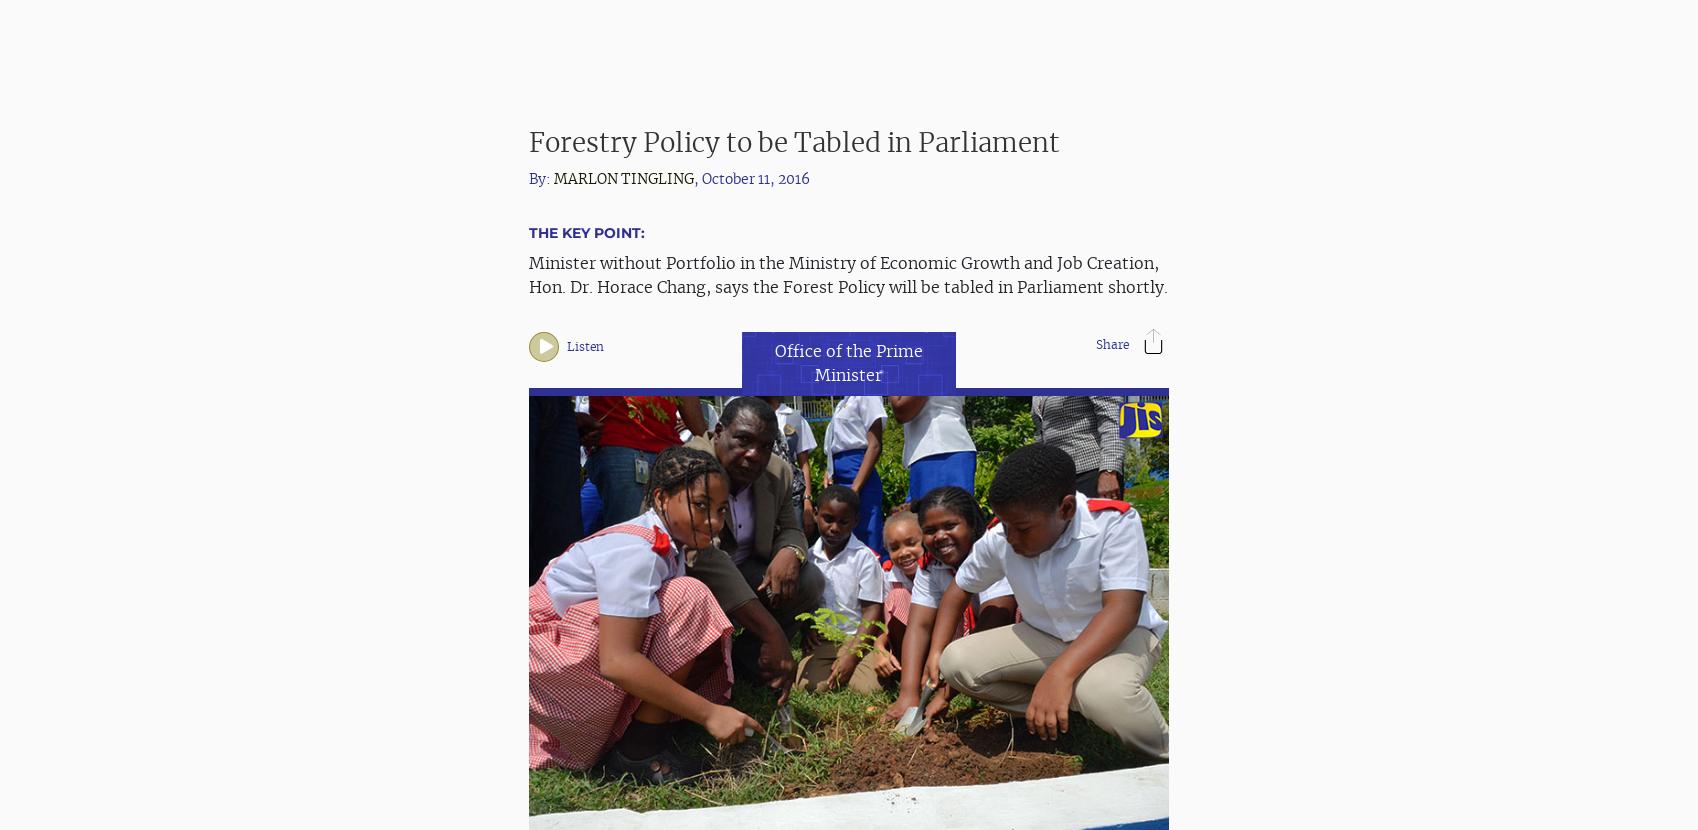 This screenshot has width=1698, height=830. What do you see at coordinates (945, 766) in the screenshot?
I see `','` at bounding box center [945, 766].